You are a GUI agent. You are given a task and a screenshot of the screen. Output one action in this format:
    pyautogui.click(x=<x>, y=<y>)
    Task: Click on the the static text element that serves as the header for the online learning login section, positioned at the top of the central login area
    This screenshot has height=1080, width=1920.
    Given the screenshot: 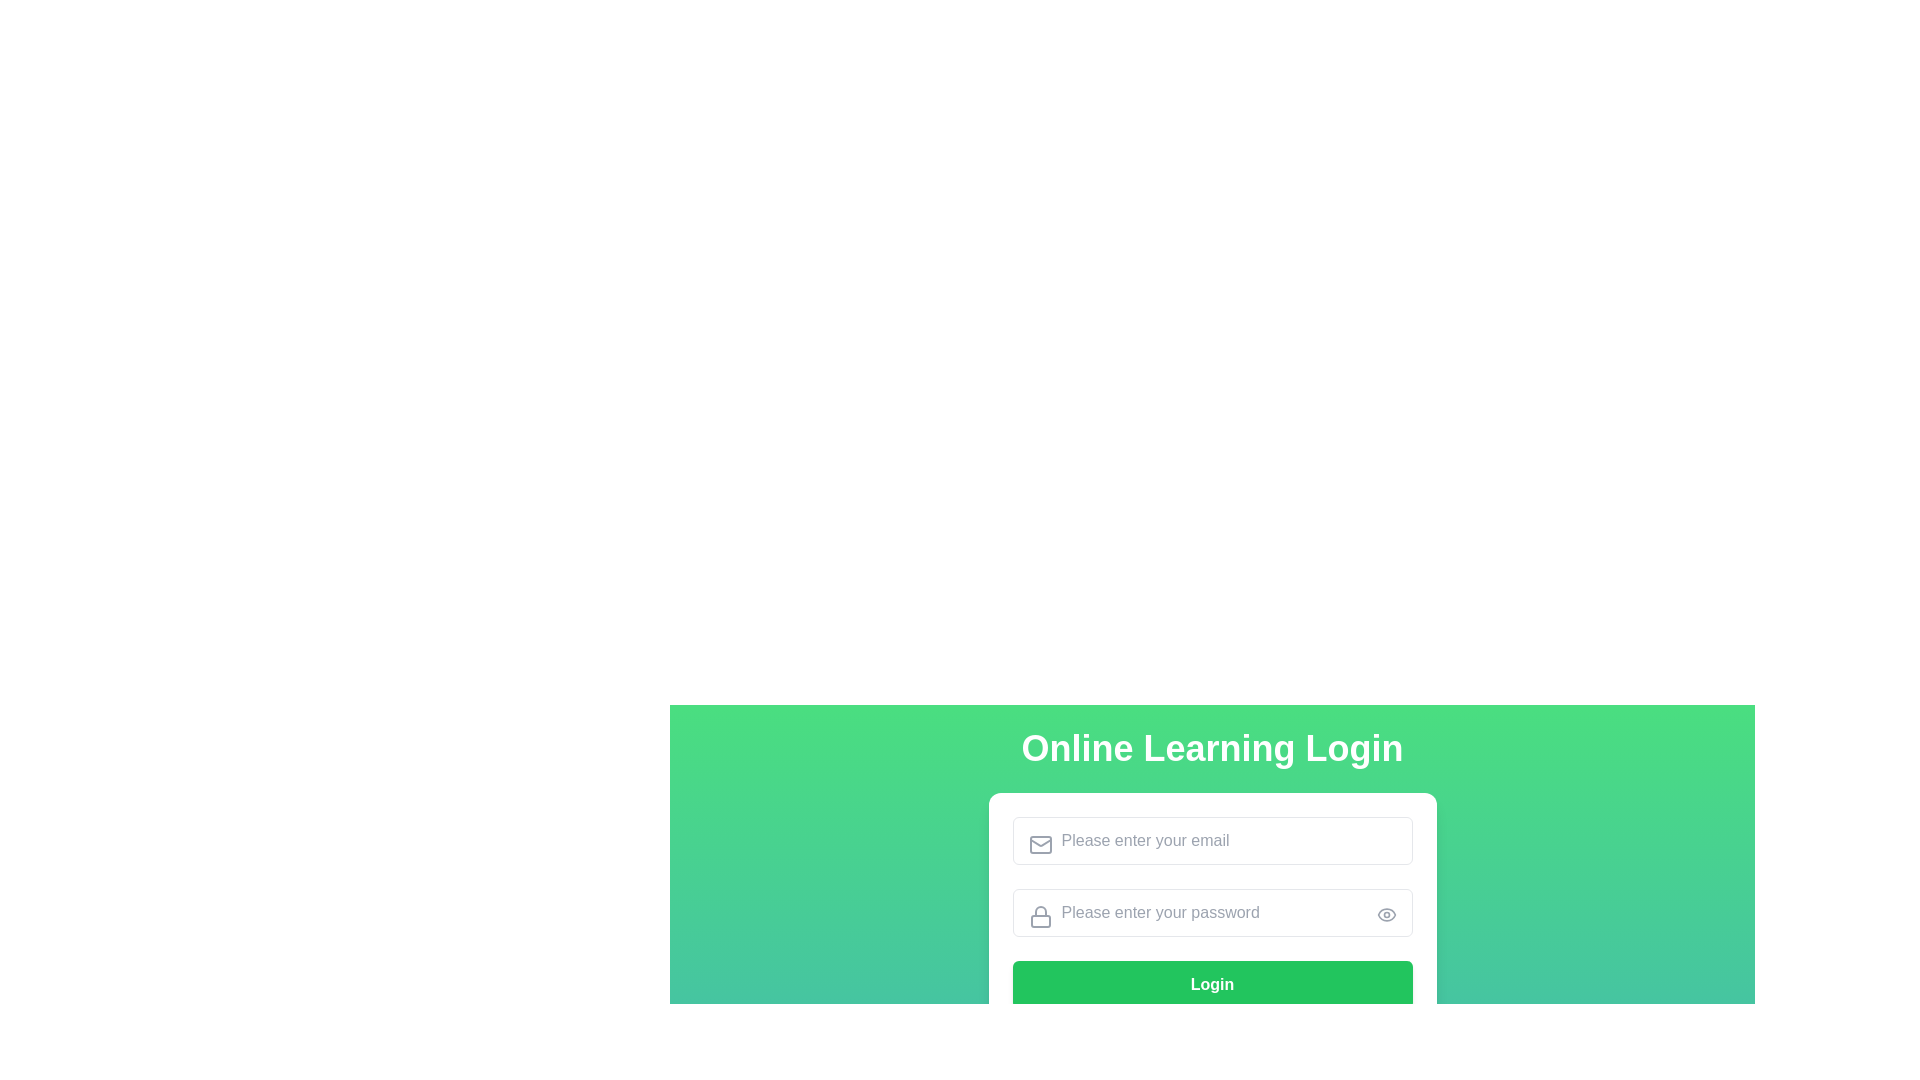 What is the action you would take?
    pyautogui.click(x=1211, y=748)
    